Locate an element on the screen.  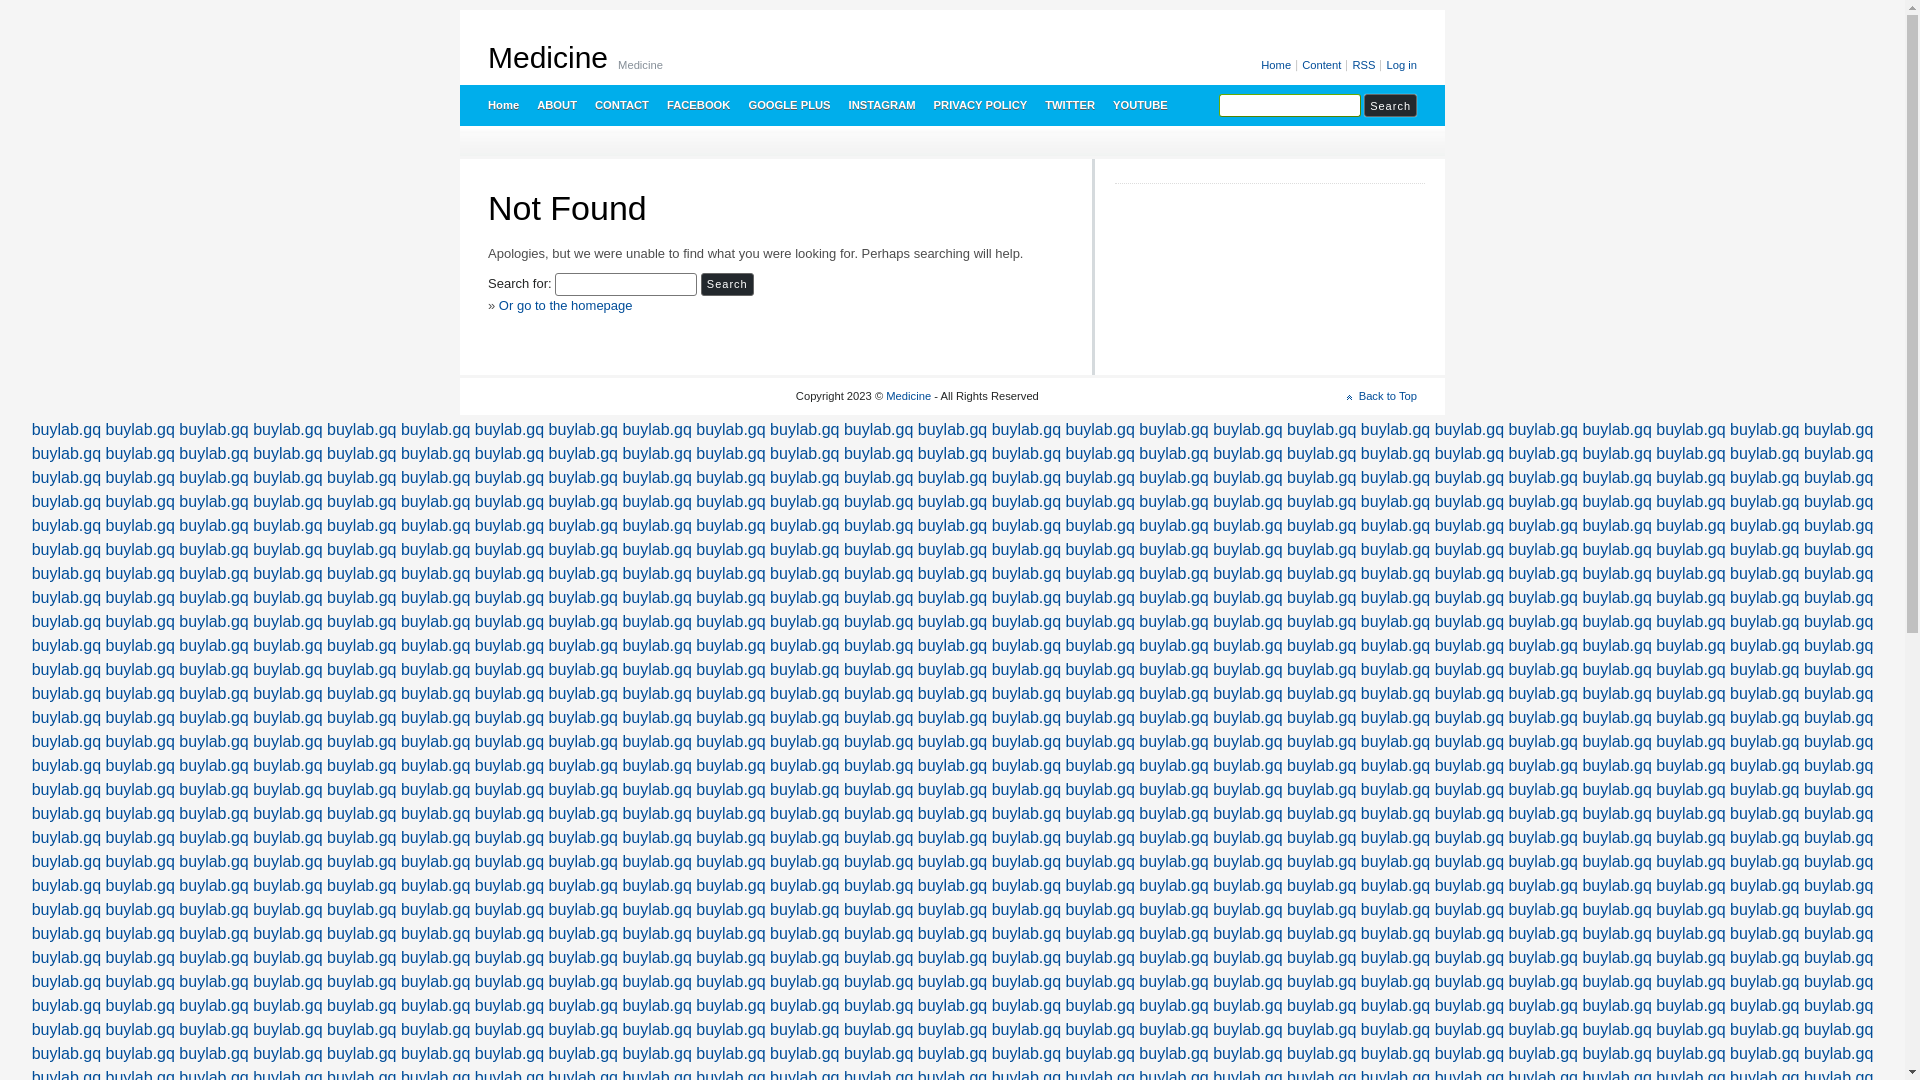
'Search' is located at coordinates (726, 284).